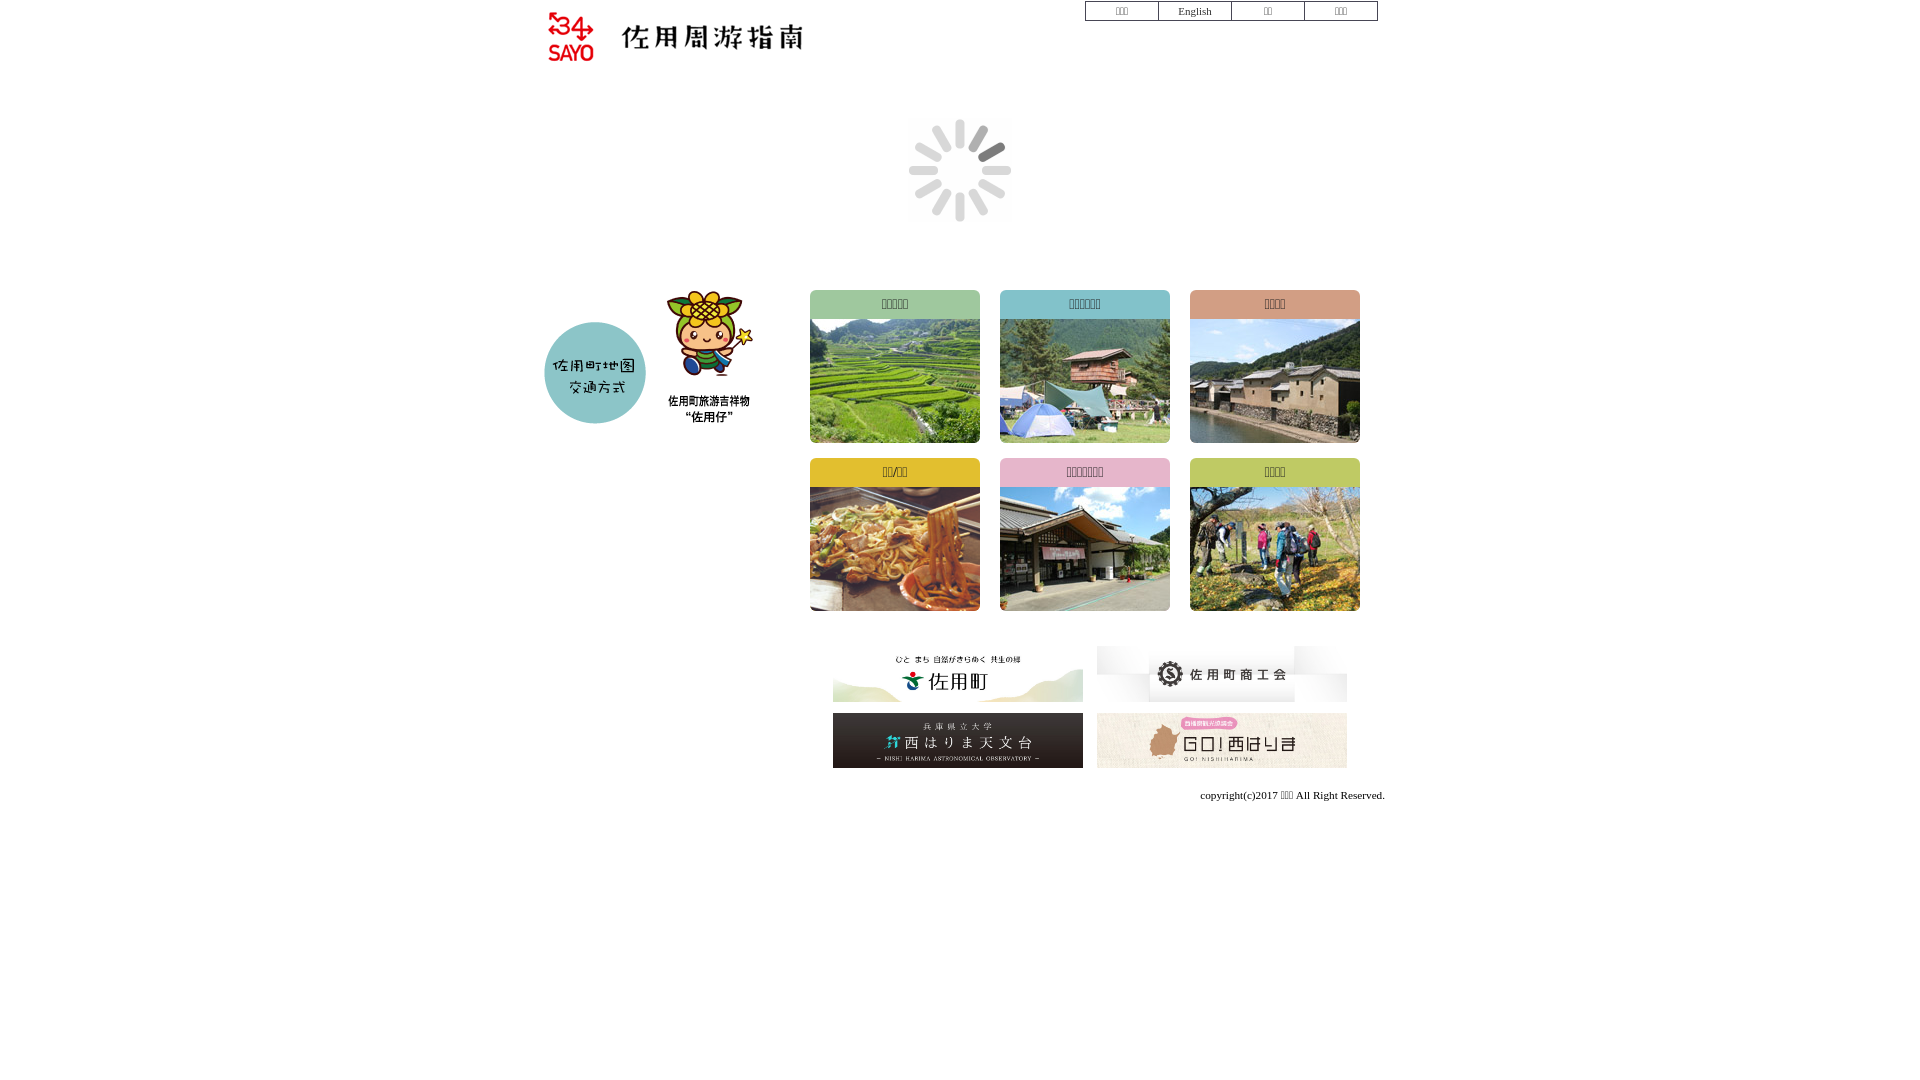  What do you see at coordinates (1194, 11) in the screenshot?
I see `'English'` at bounding box center [1194, 11].